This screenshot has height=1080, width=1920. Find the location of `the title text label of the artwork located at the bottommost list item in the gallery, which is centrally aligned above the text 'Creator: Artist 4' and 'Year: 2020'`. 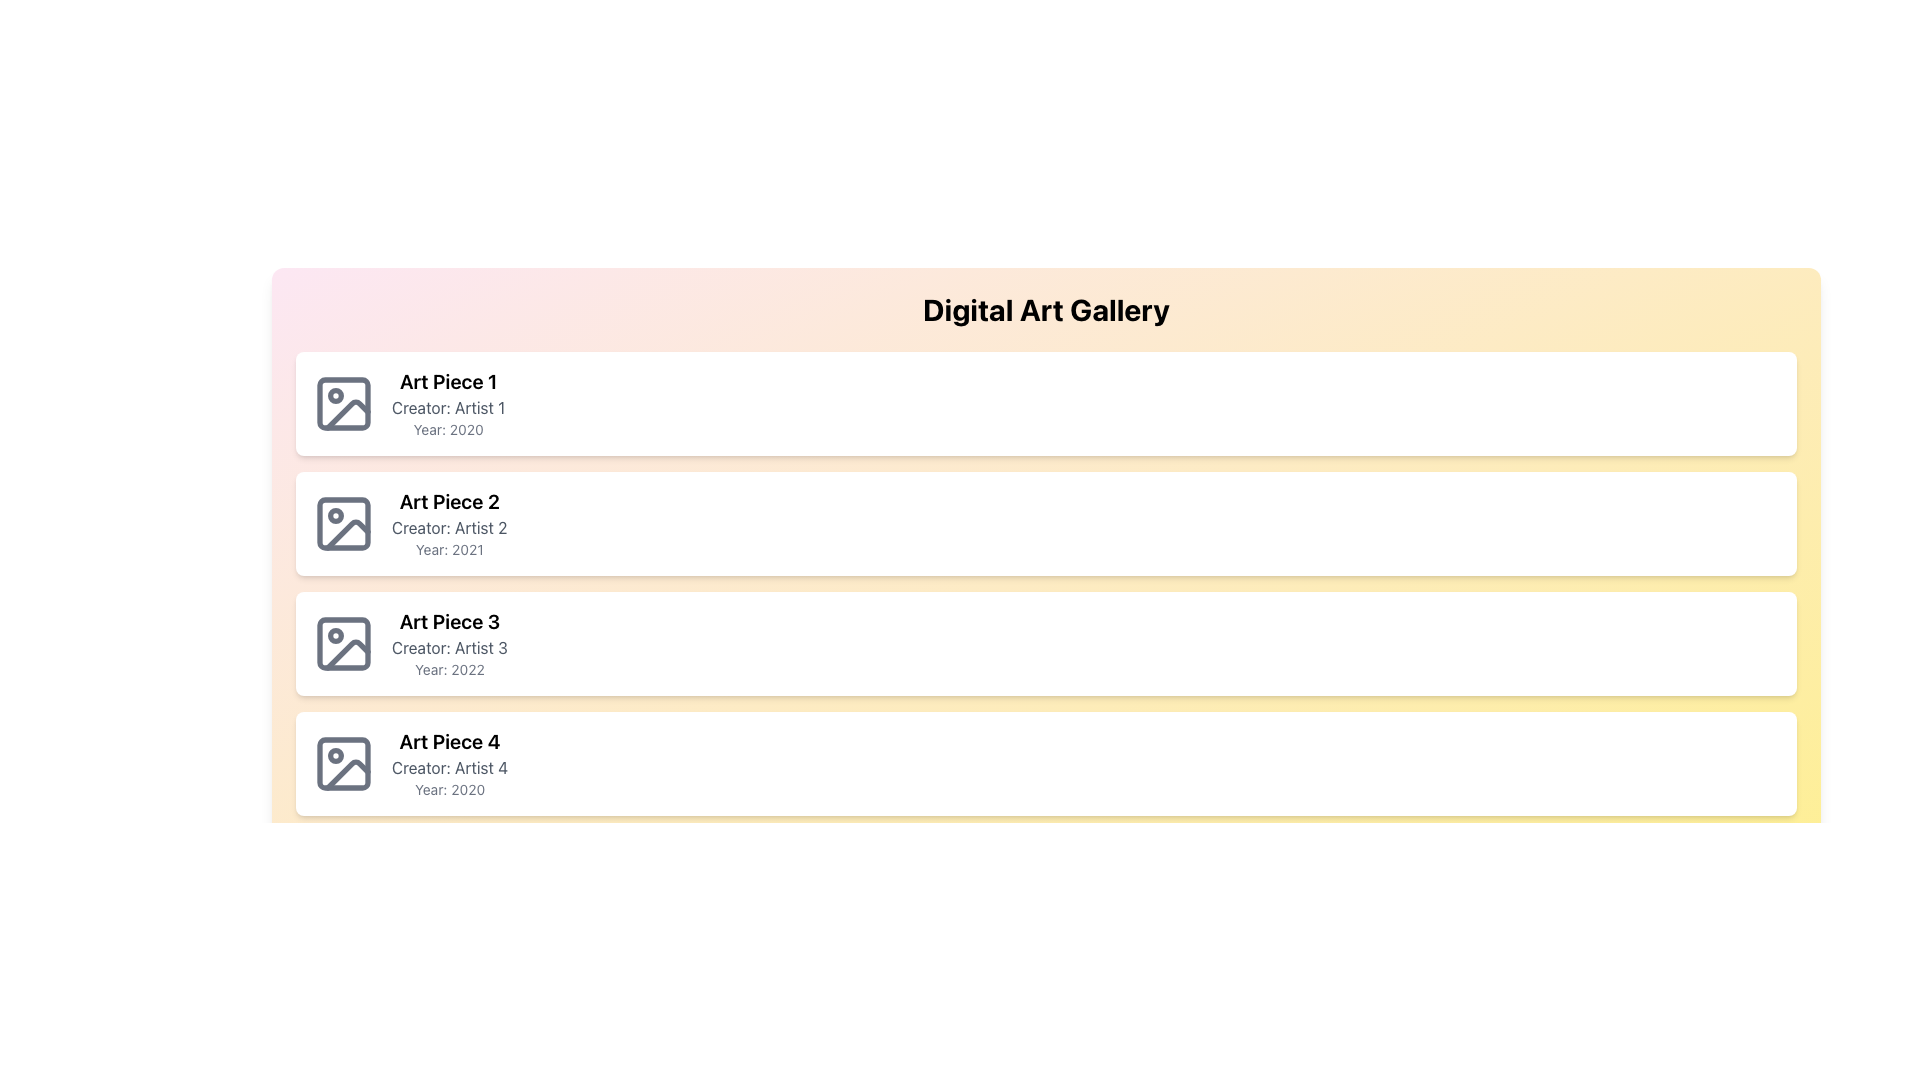

the title text label of the artwork located at the bottommost list item in the gallery, which is centrally aligned above the text 'Creator: Artist 4' and 'Year: 2020' is located at coordinates (449, 741).